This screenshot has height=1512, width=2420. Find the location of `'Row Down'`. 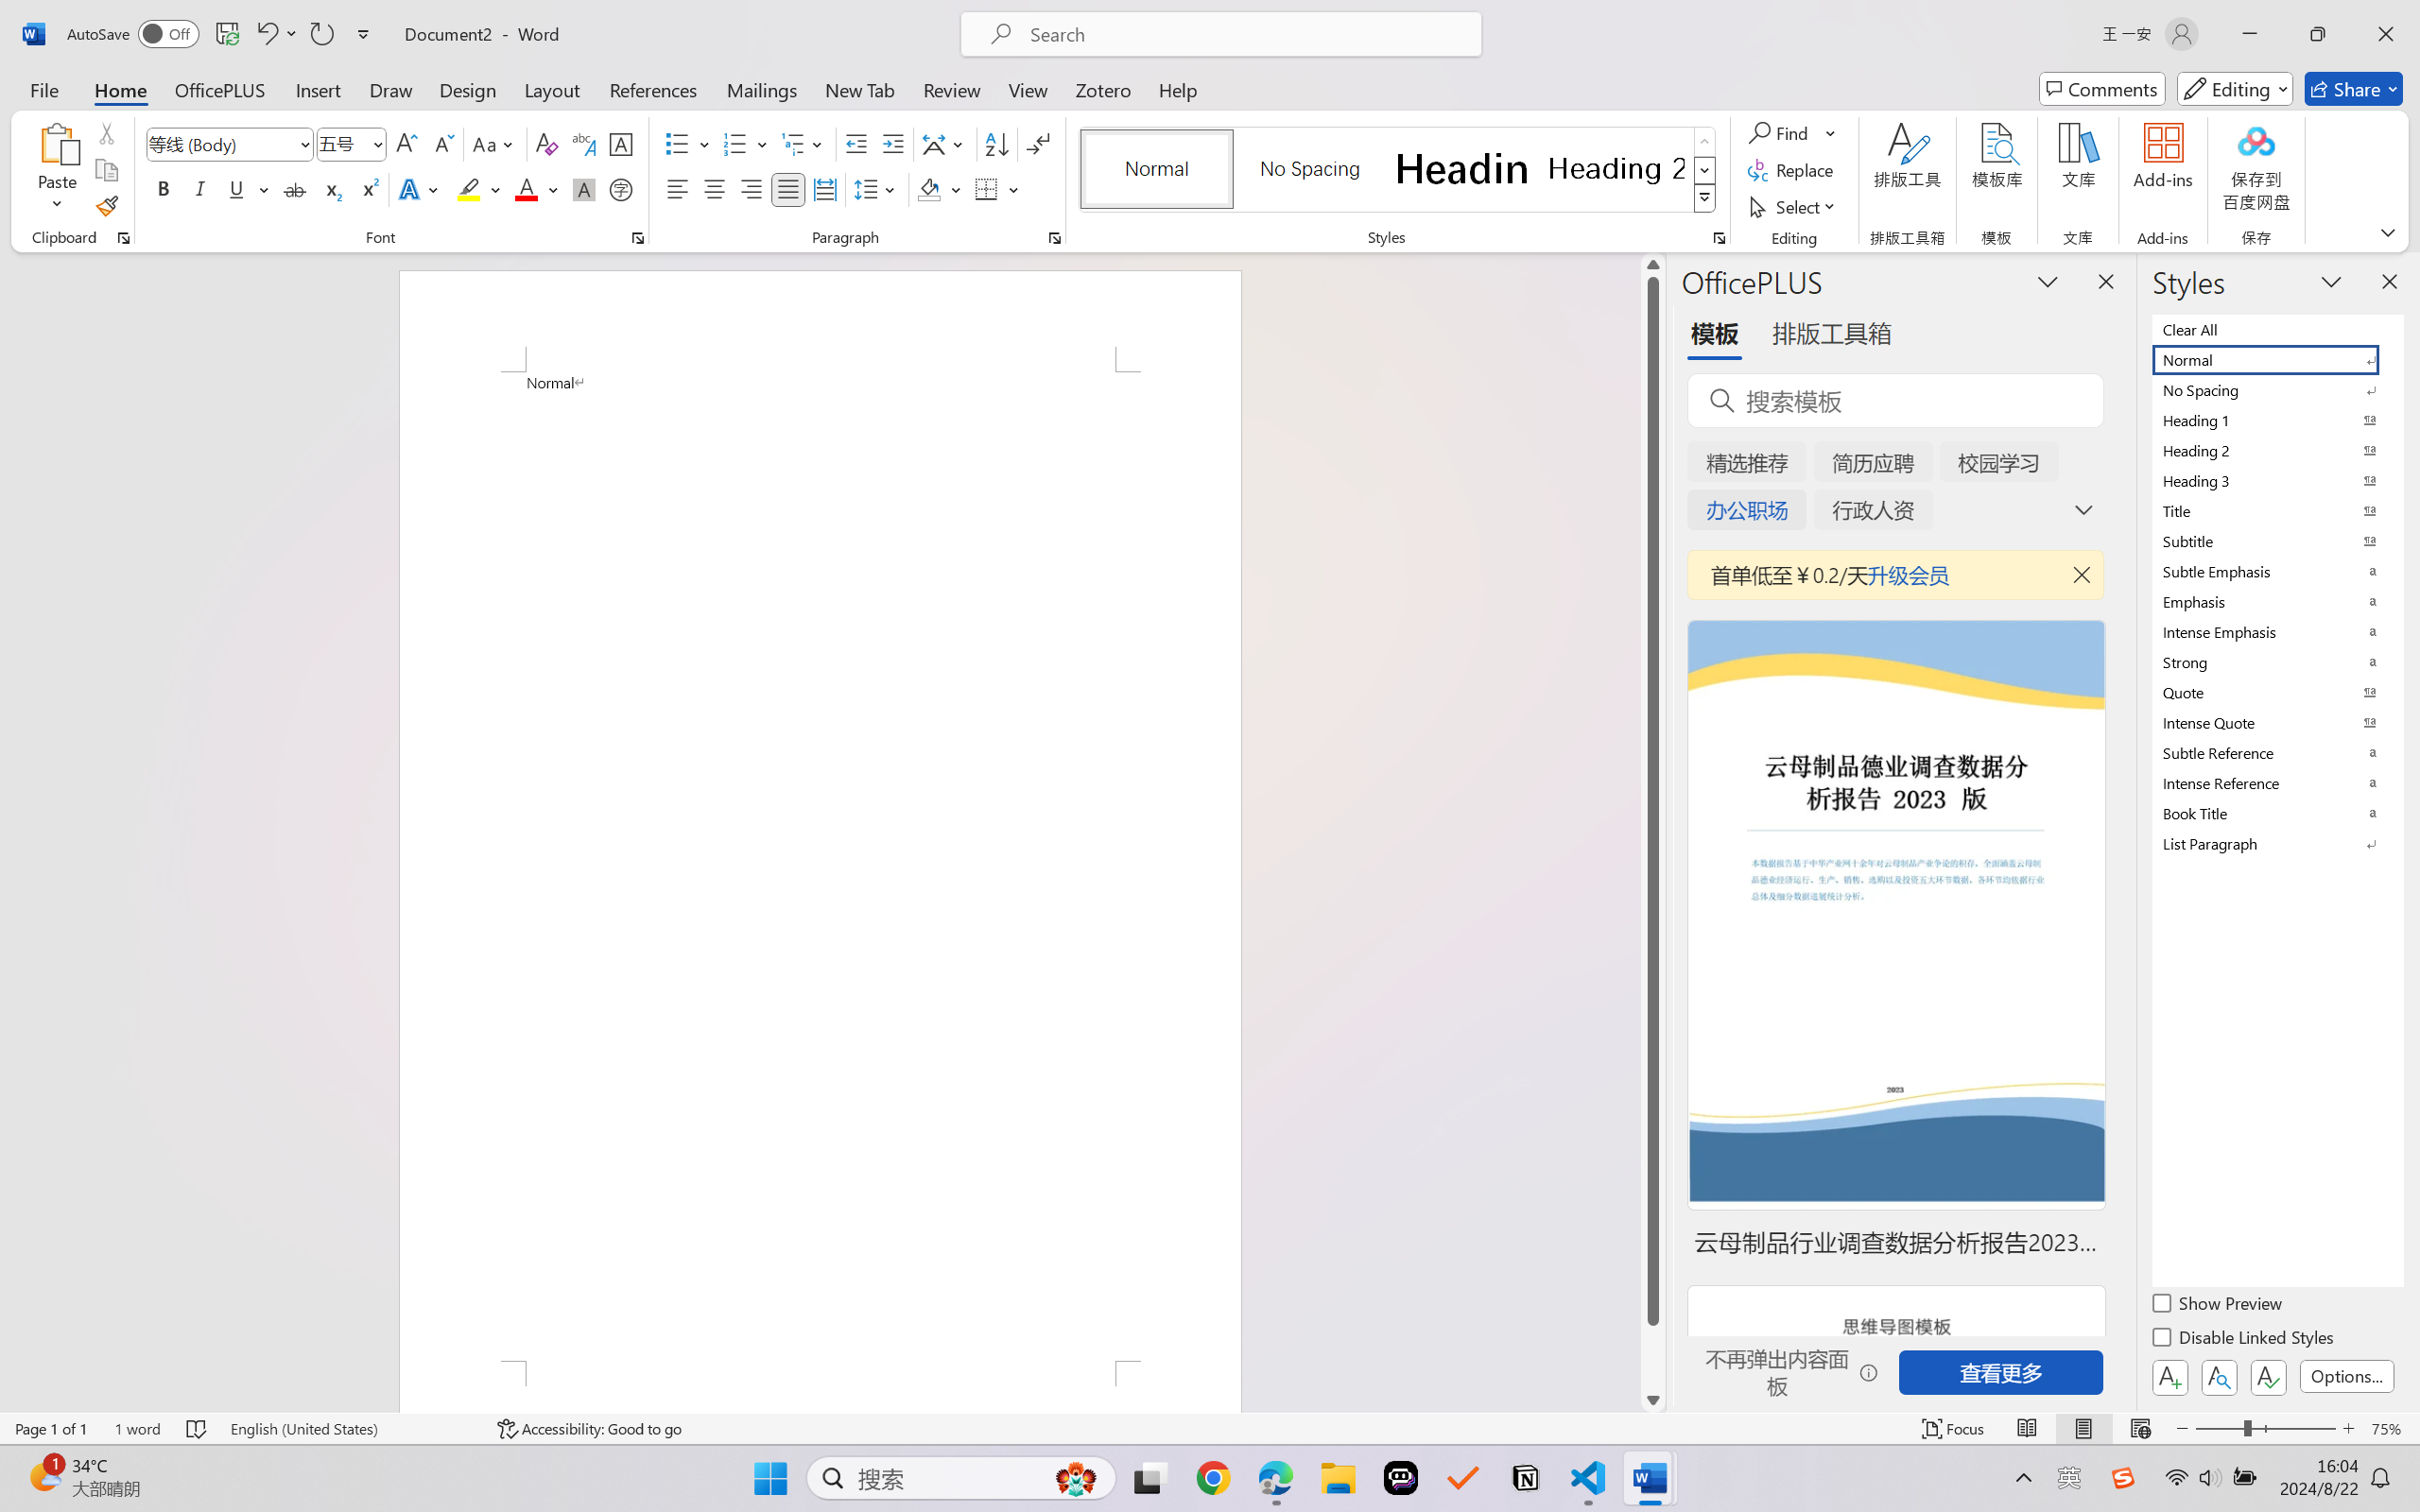

'Row Down' is located at coordinates (1703, 170).